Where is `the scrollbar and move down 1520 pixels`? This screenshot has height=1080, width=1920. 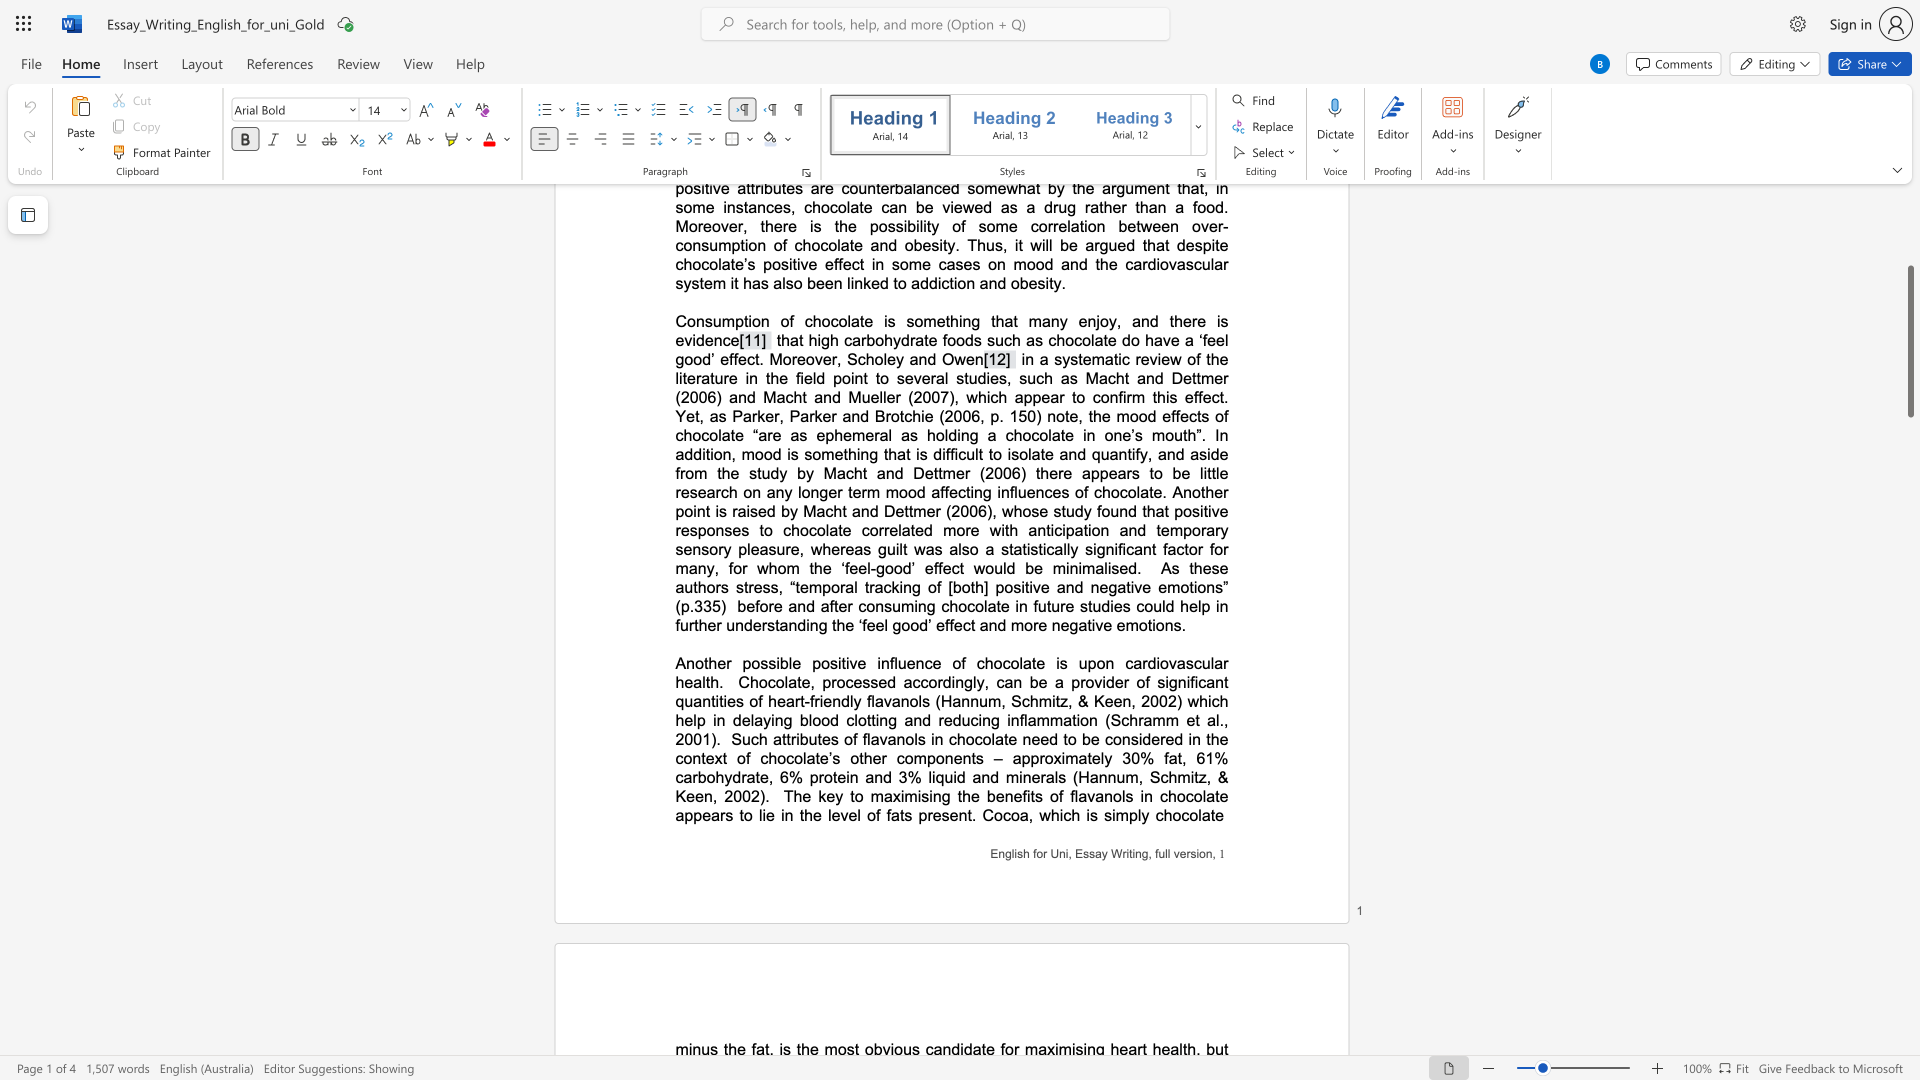 the scrollbar and move down 1520 pixels is located at coordinates (1909, 340).